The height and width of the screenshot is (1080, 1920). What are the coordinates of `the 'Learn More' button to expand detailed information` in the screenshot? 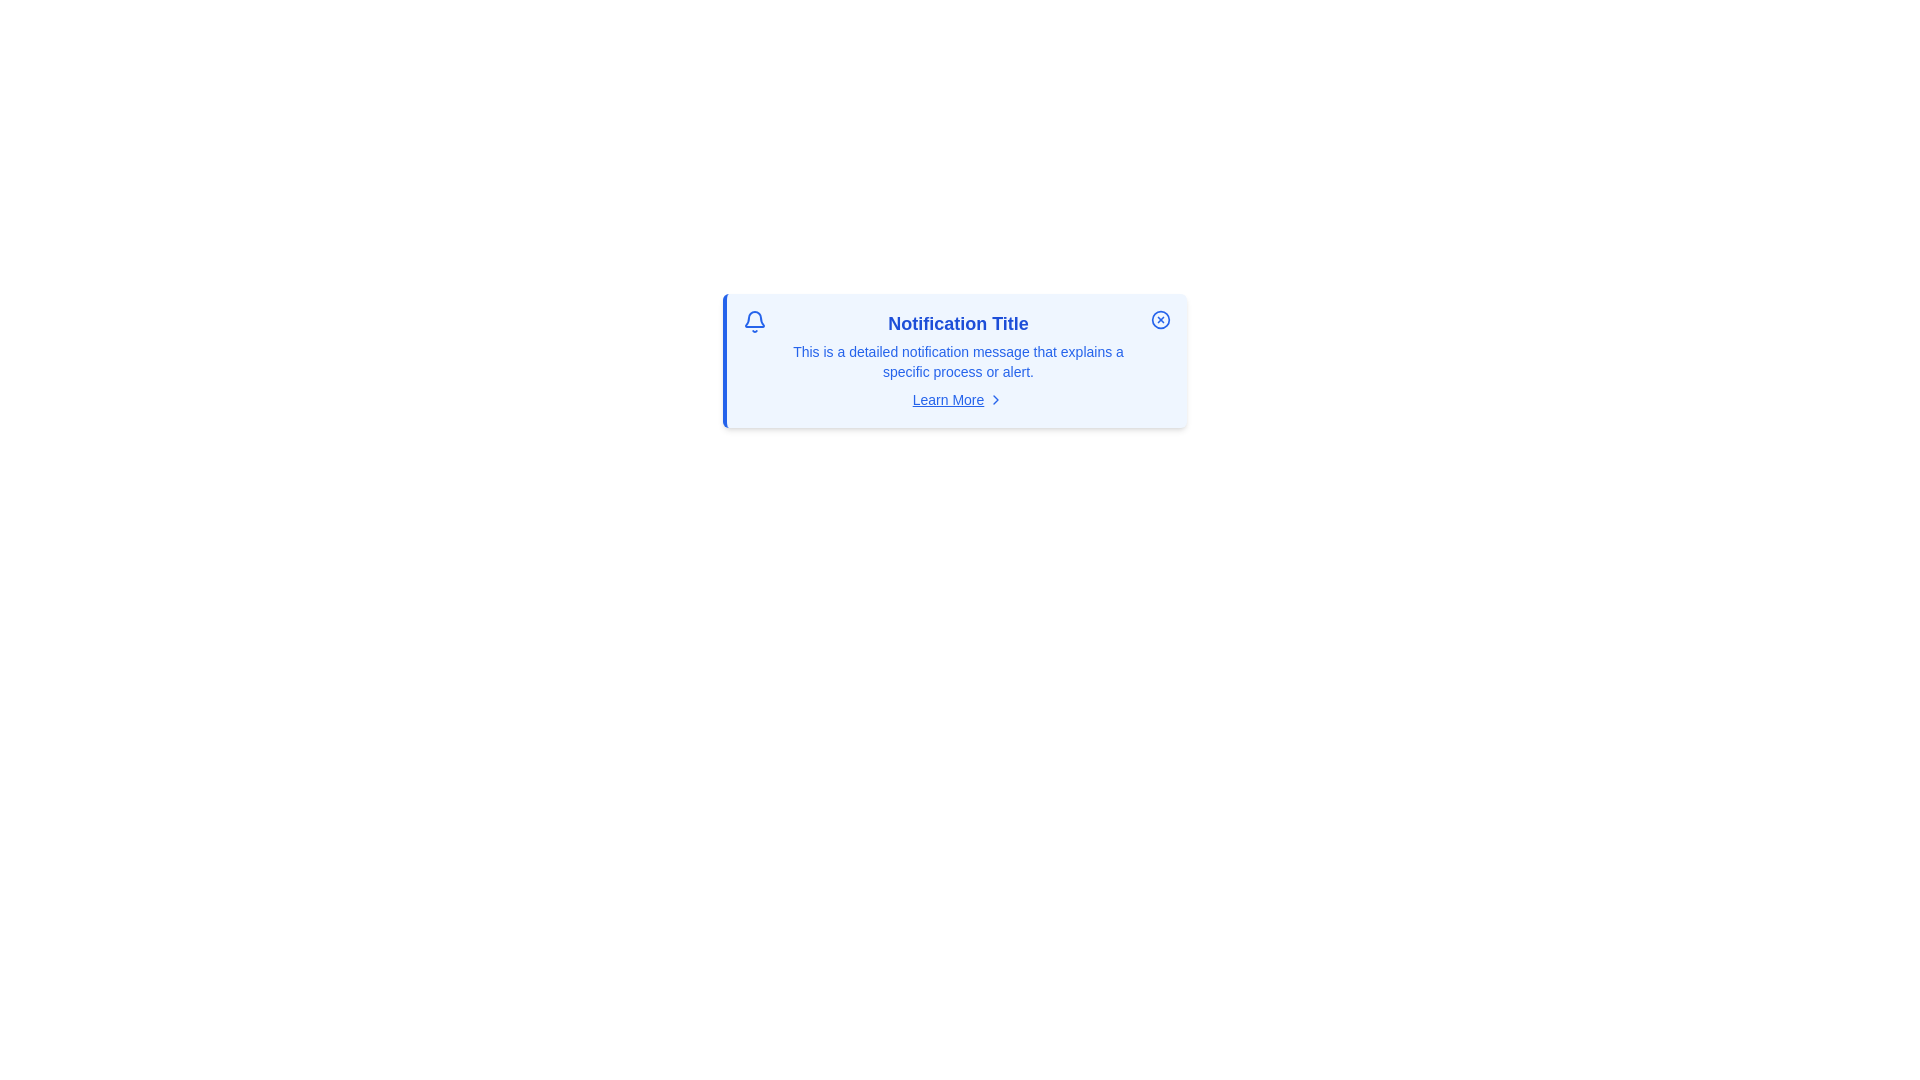 It's located at (957, 400).